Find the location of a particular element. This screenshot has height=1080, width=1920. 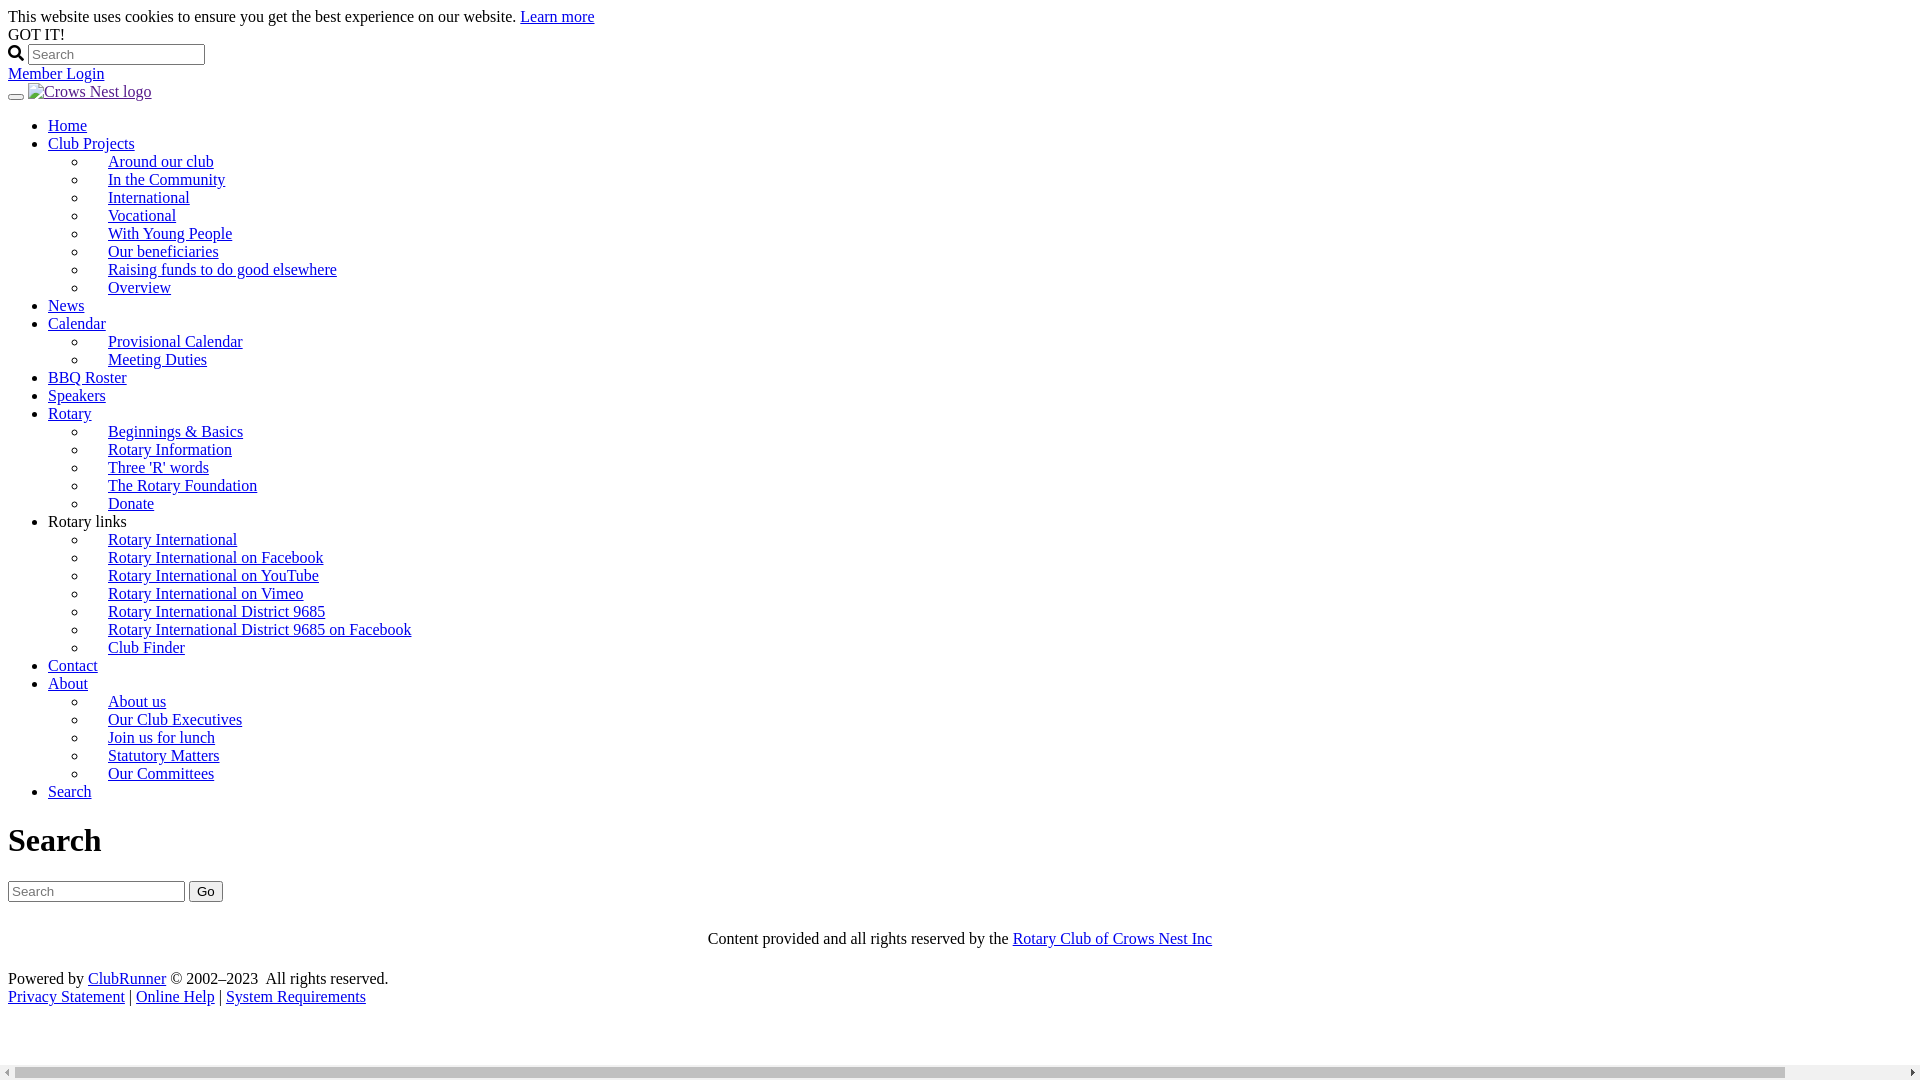

'Our Committees' is located at coordinates (86, 772).